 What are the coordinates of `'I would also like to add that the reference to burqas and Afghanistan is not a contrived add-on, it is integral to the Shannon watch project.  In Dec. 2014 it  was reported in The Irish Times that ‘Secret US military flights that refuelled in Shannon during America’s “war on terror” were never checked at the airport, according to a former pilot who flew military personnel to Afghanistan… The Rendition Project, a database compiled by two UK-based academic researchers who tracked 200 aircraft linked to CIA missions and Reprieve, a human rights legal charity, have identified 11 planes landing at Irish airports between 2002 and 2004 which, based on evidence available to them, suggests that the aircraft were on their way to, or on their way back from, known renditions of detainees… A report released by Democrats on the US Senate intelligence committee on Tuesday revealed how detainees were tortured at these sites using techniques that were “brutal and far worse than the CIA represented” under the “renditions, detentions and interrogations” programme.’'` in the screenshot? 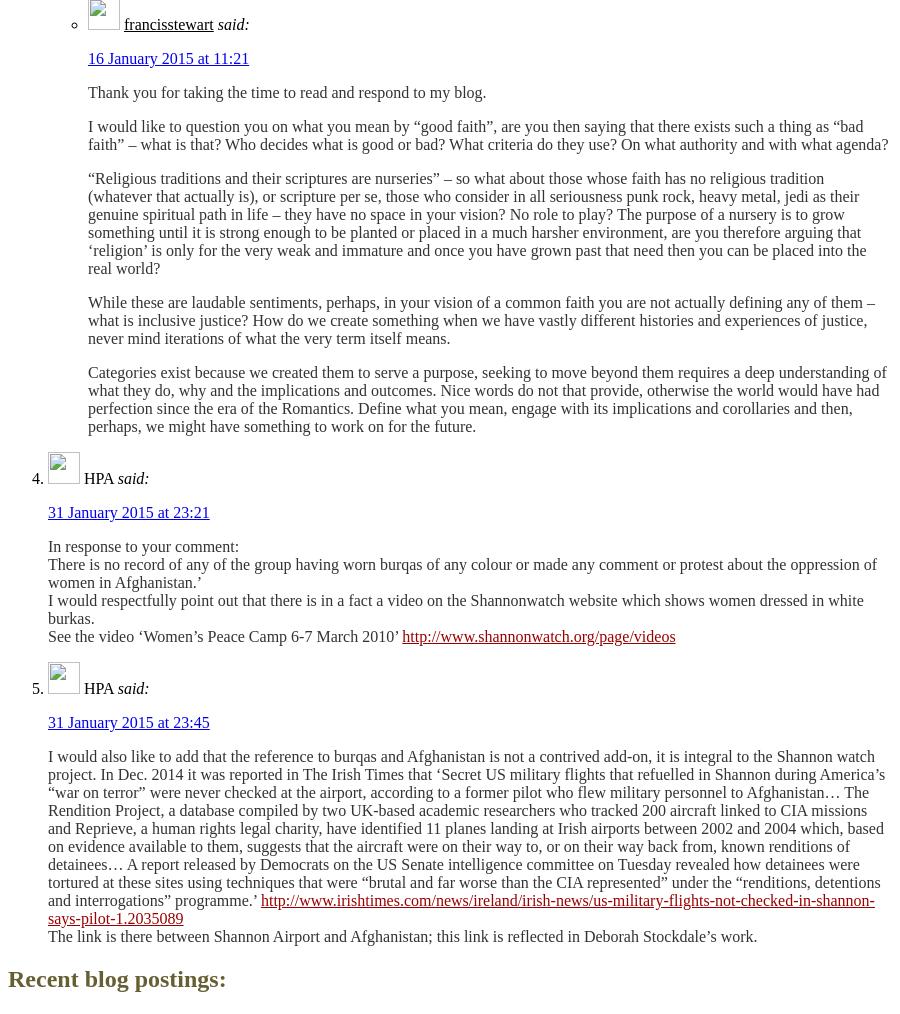 It's located at (465, 828).